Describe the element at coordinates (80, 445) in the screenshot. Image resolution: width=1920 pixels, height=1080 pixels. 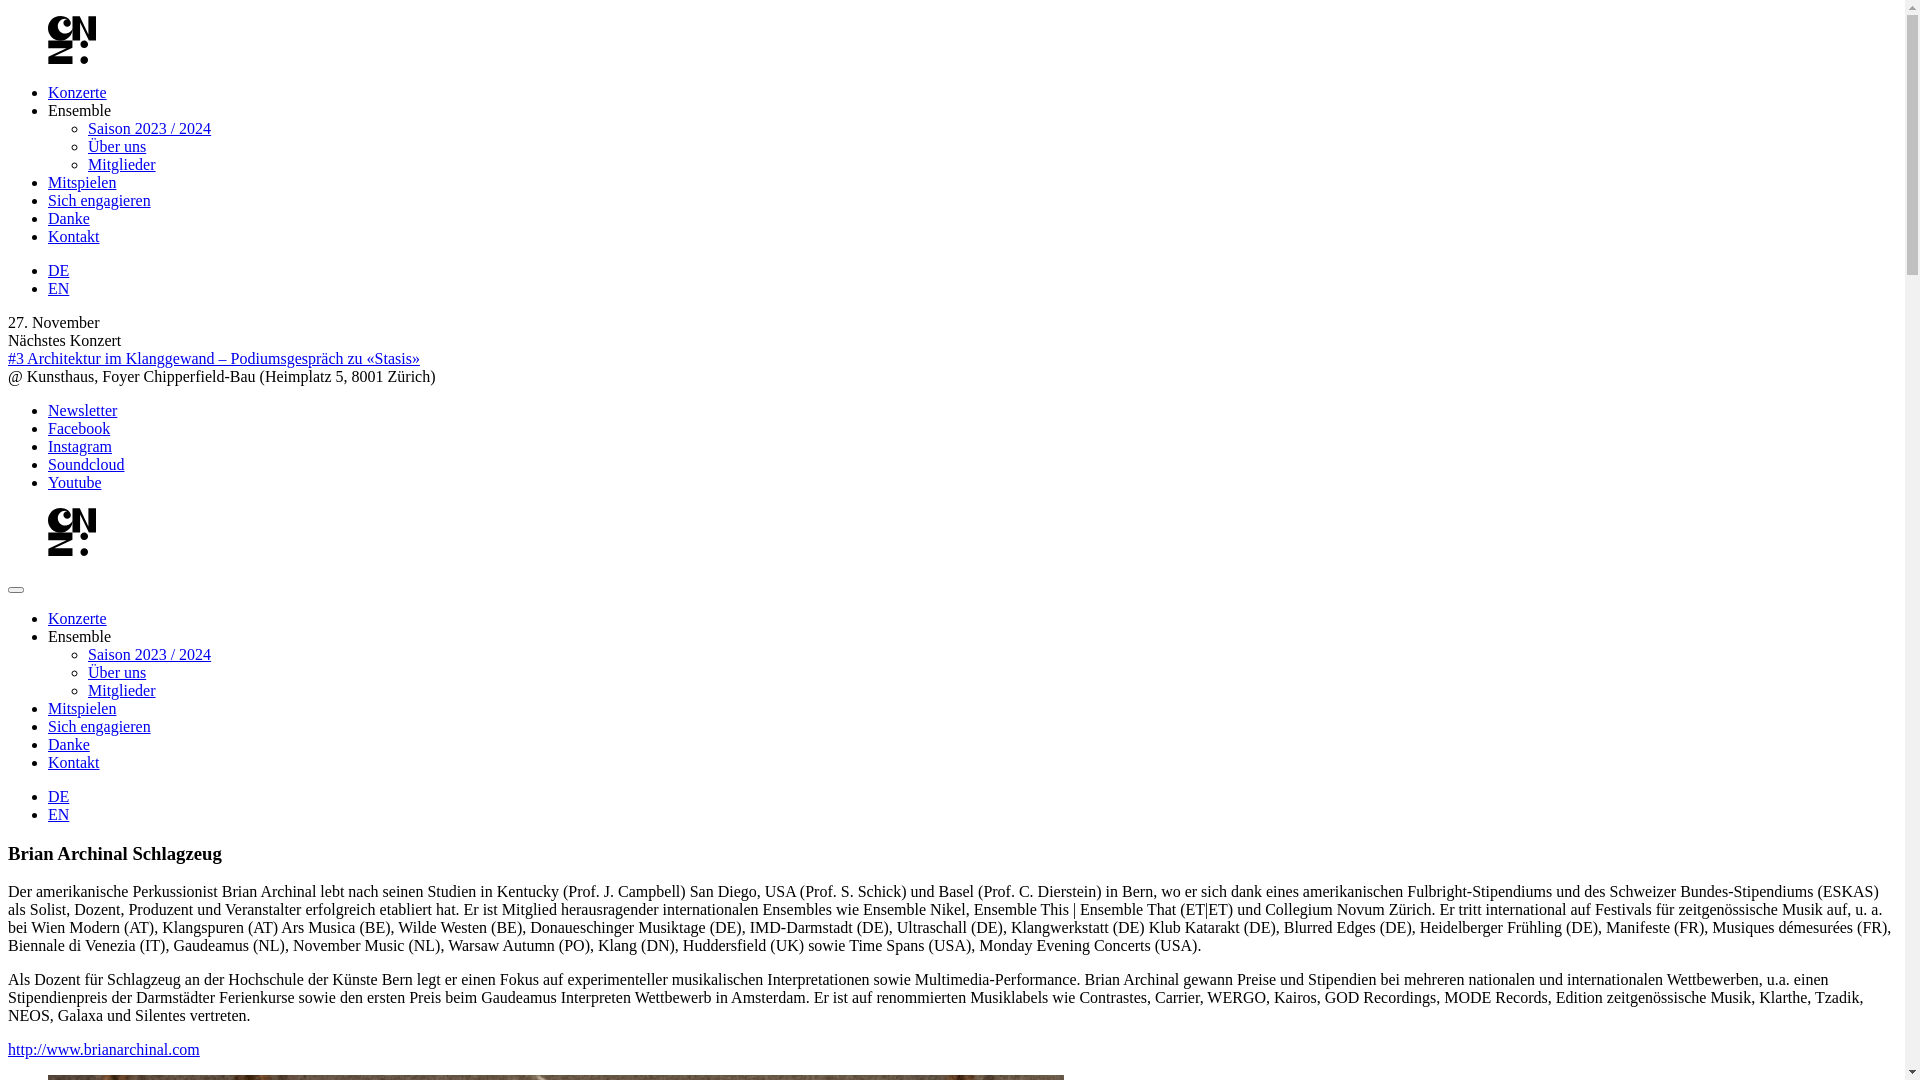
I see `'Instagram'` at that location.